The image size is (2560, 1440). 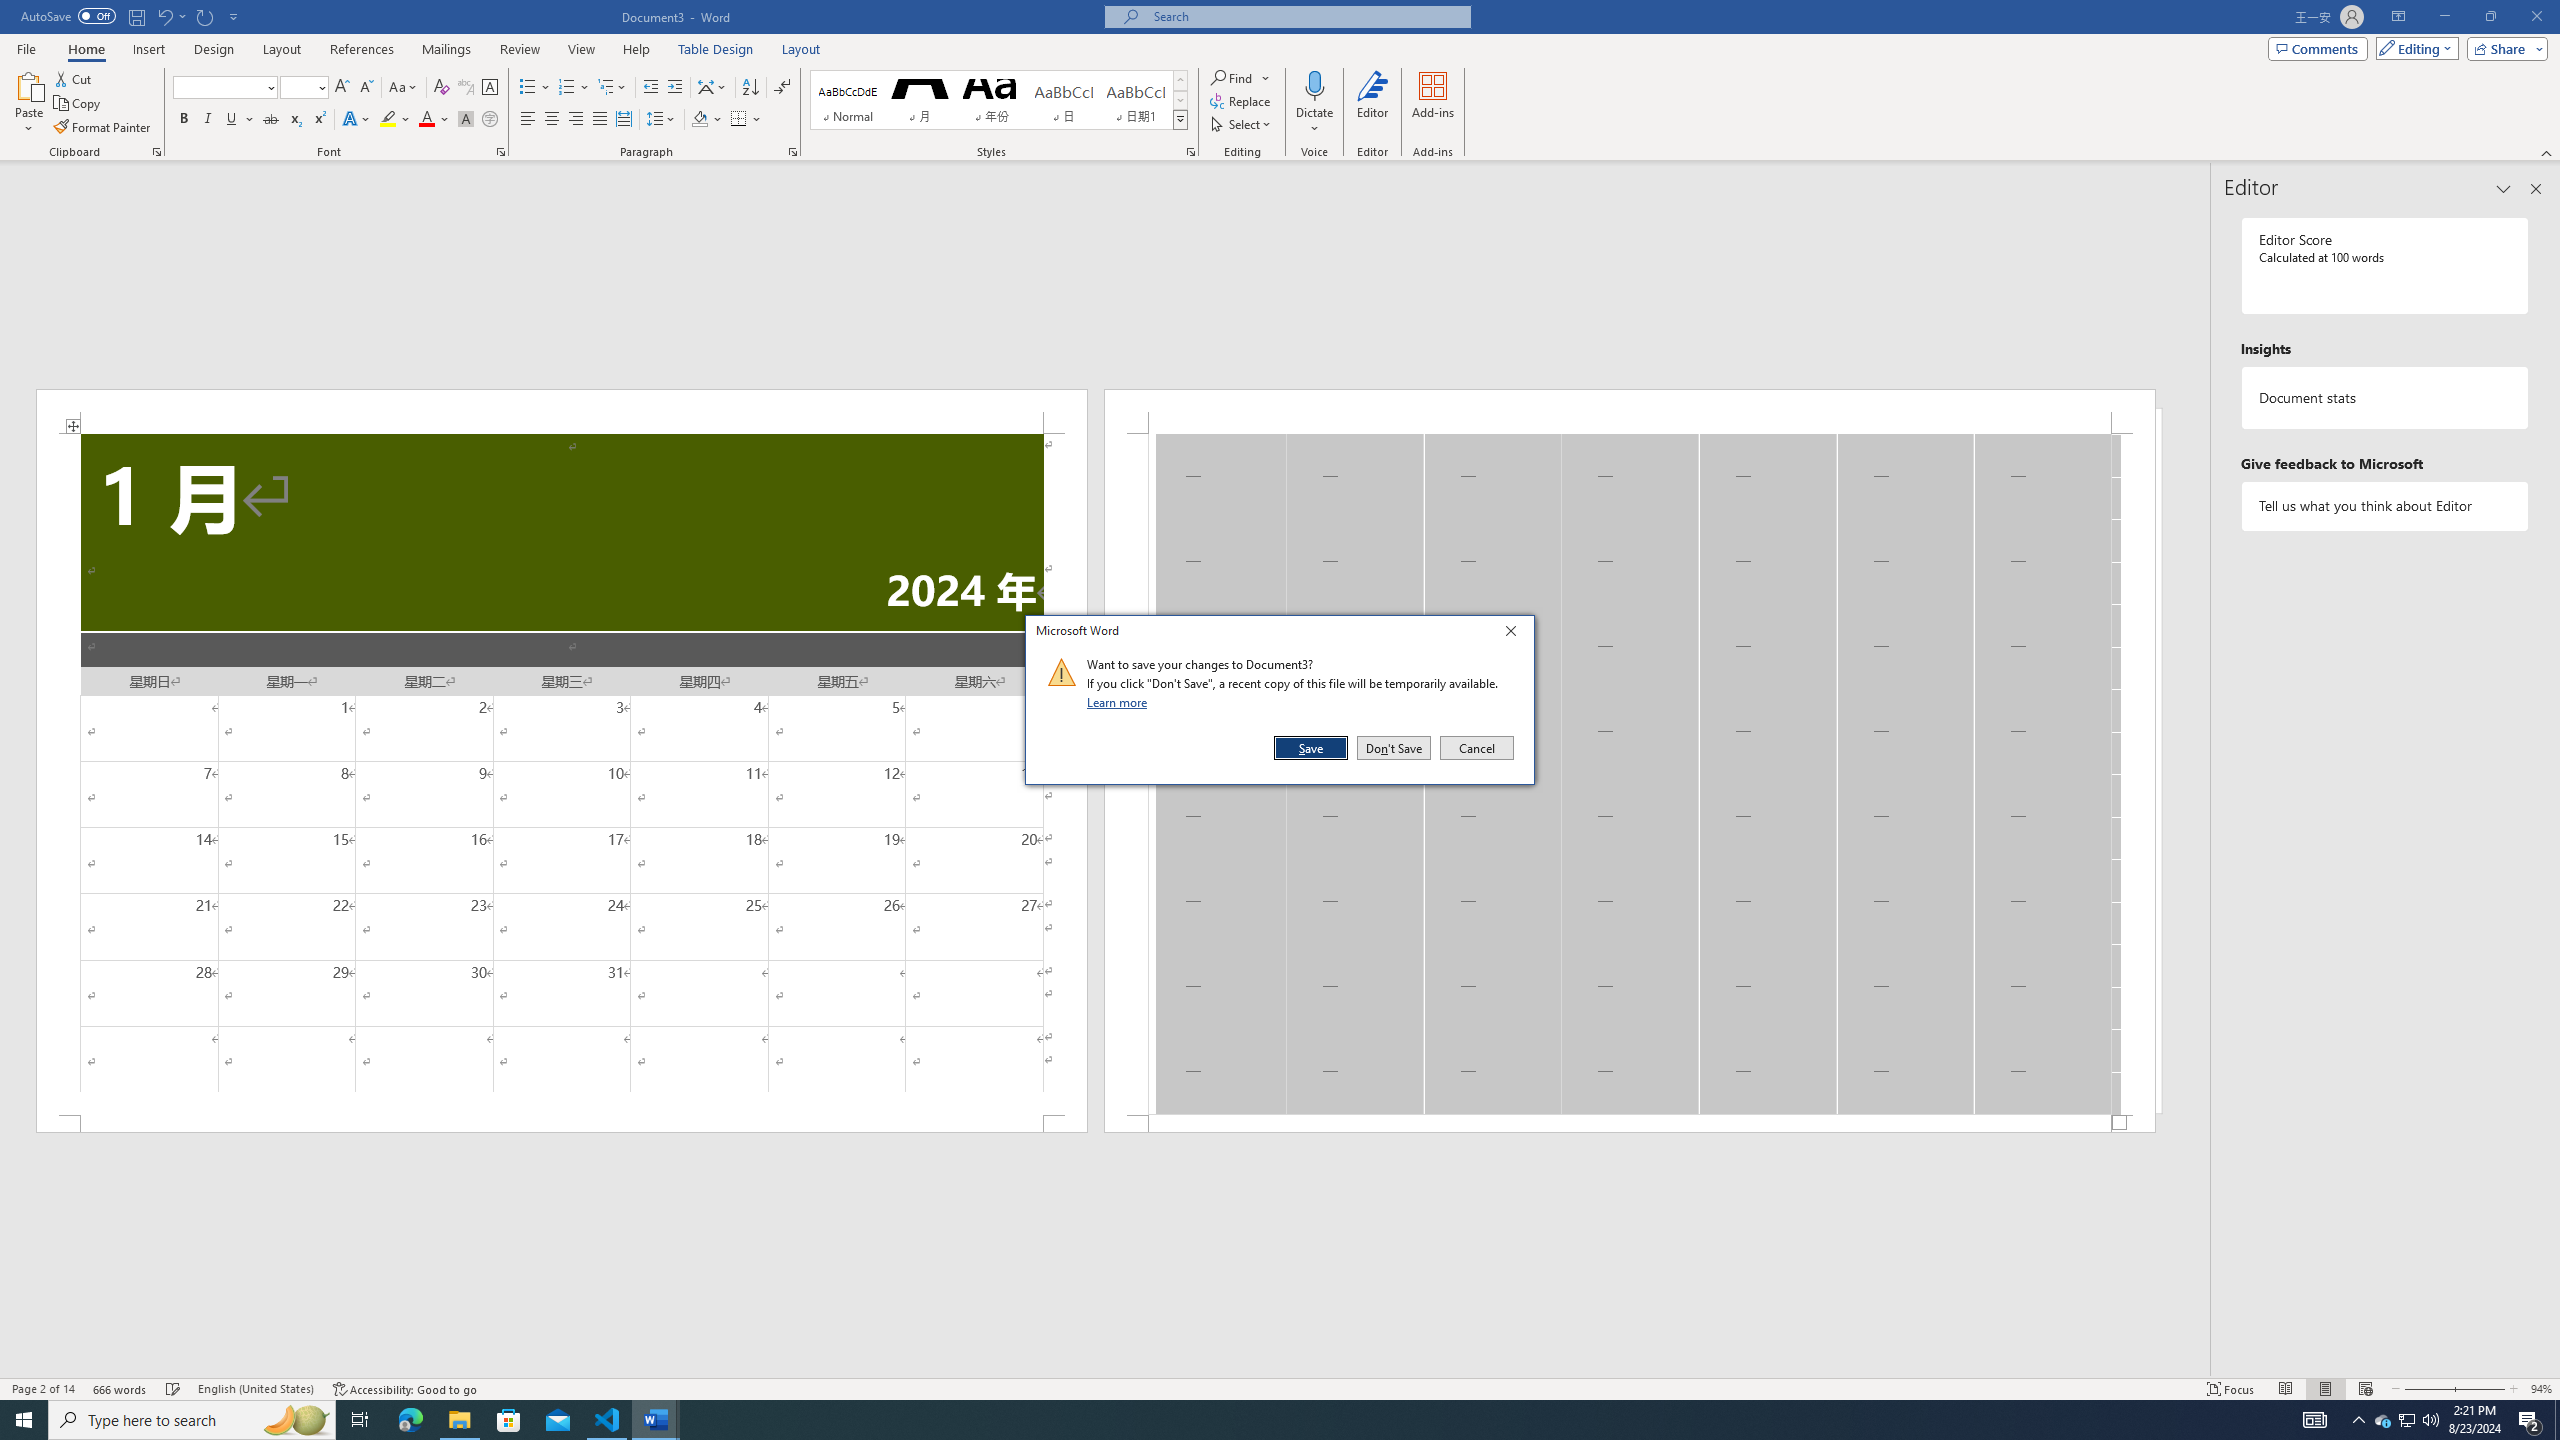 I want to click on 'Focus ', so click(x=2230, y=1389).